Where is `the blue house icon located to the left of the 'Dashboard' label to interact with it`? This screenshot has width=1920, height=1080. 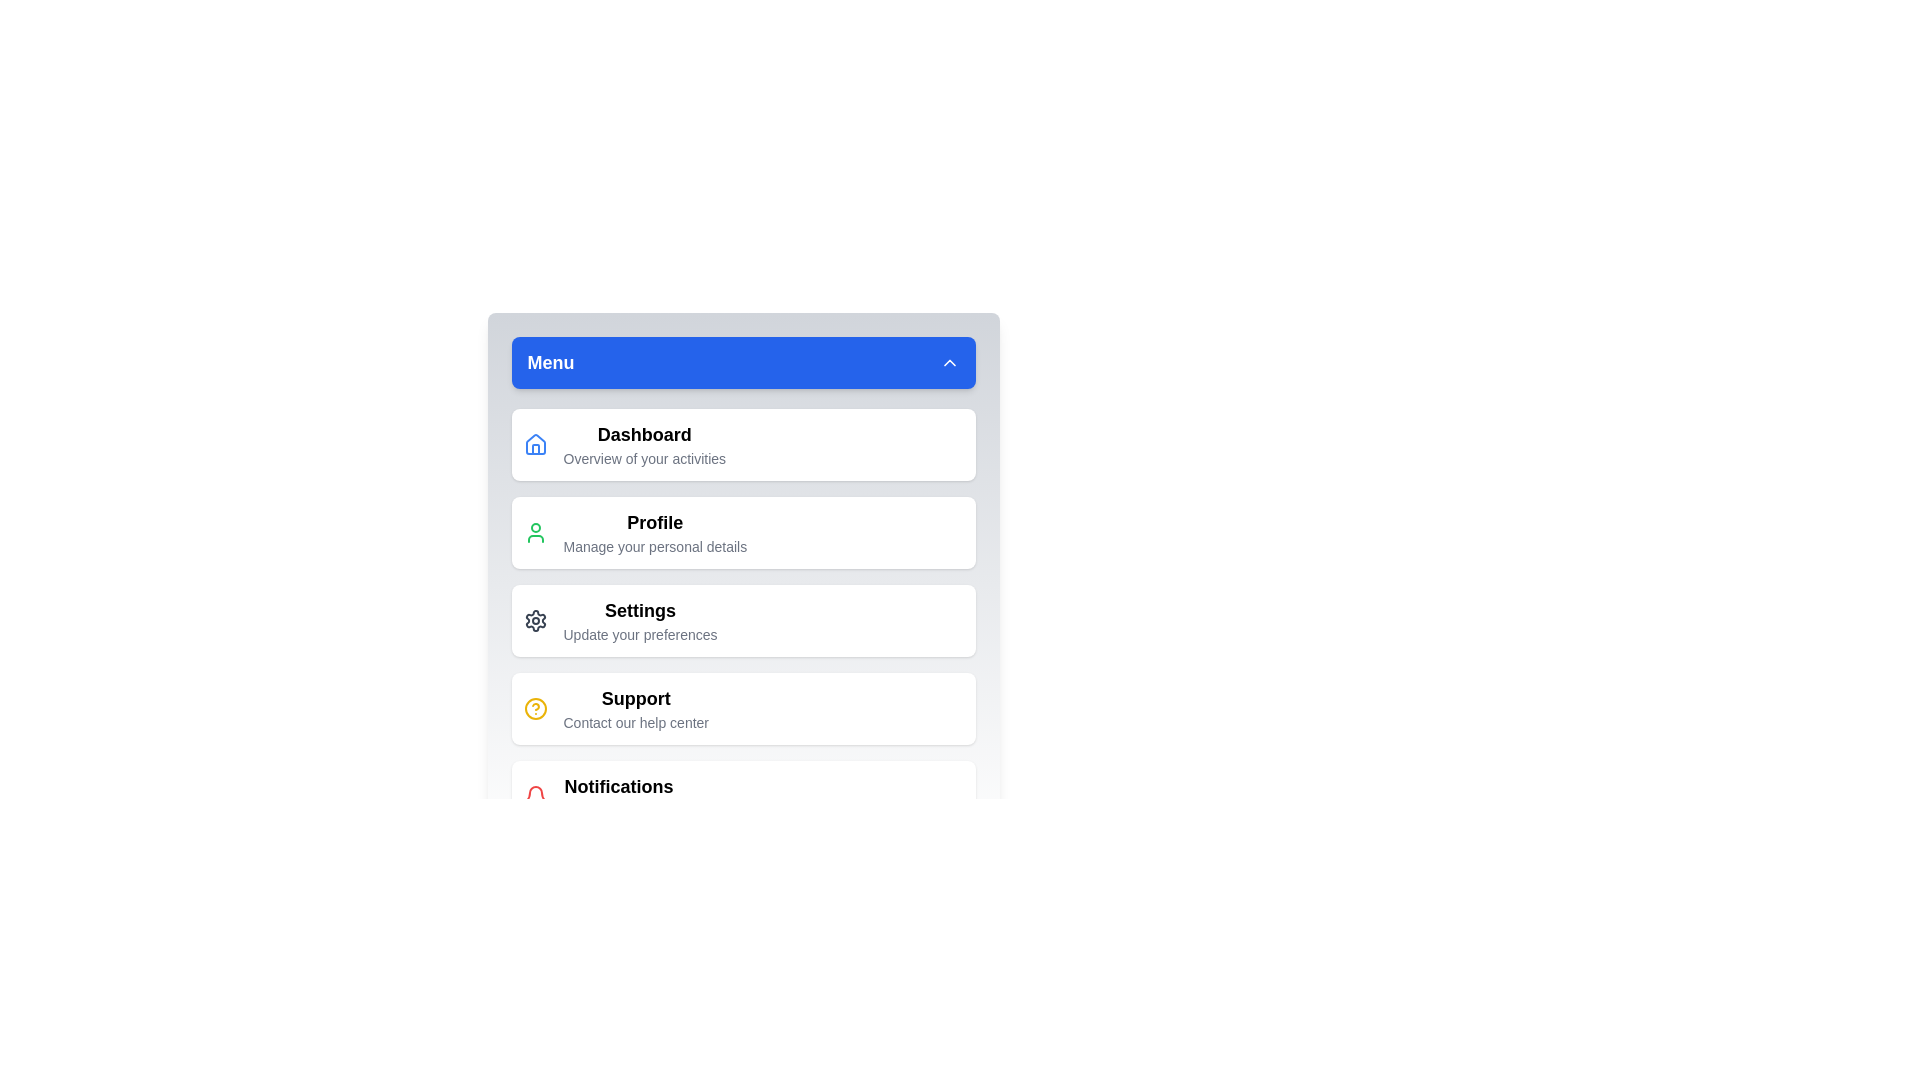
the blue house icon located to the left of the 'Dashboard' label to interact with it is located at coordinates (535, 443).